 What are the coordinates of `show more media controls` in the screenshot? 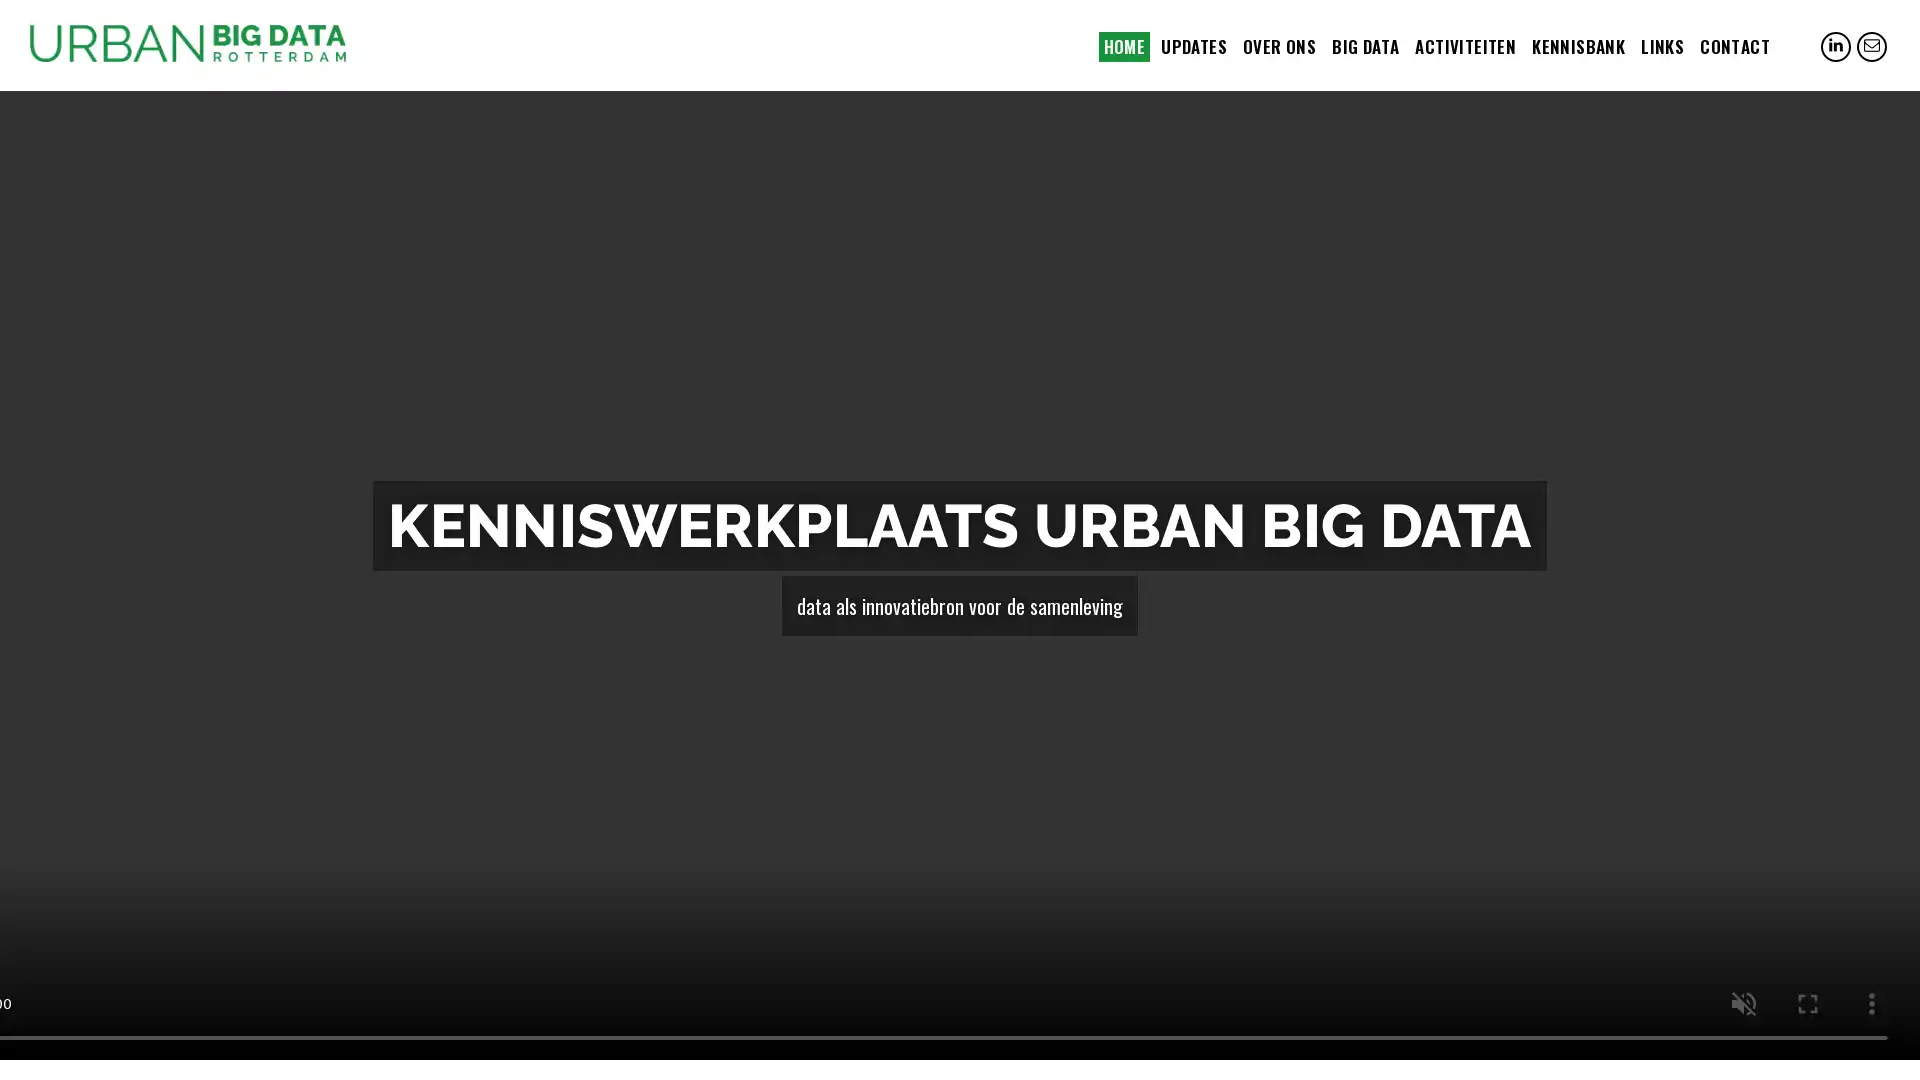 It's located at (1871, 1003).